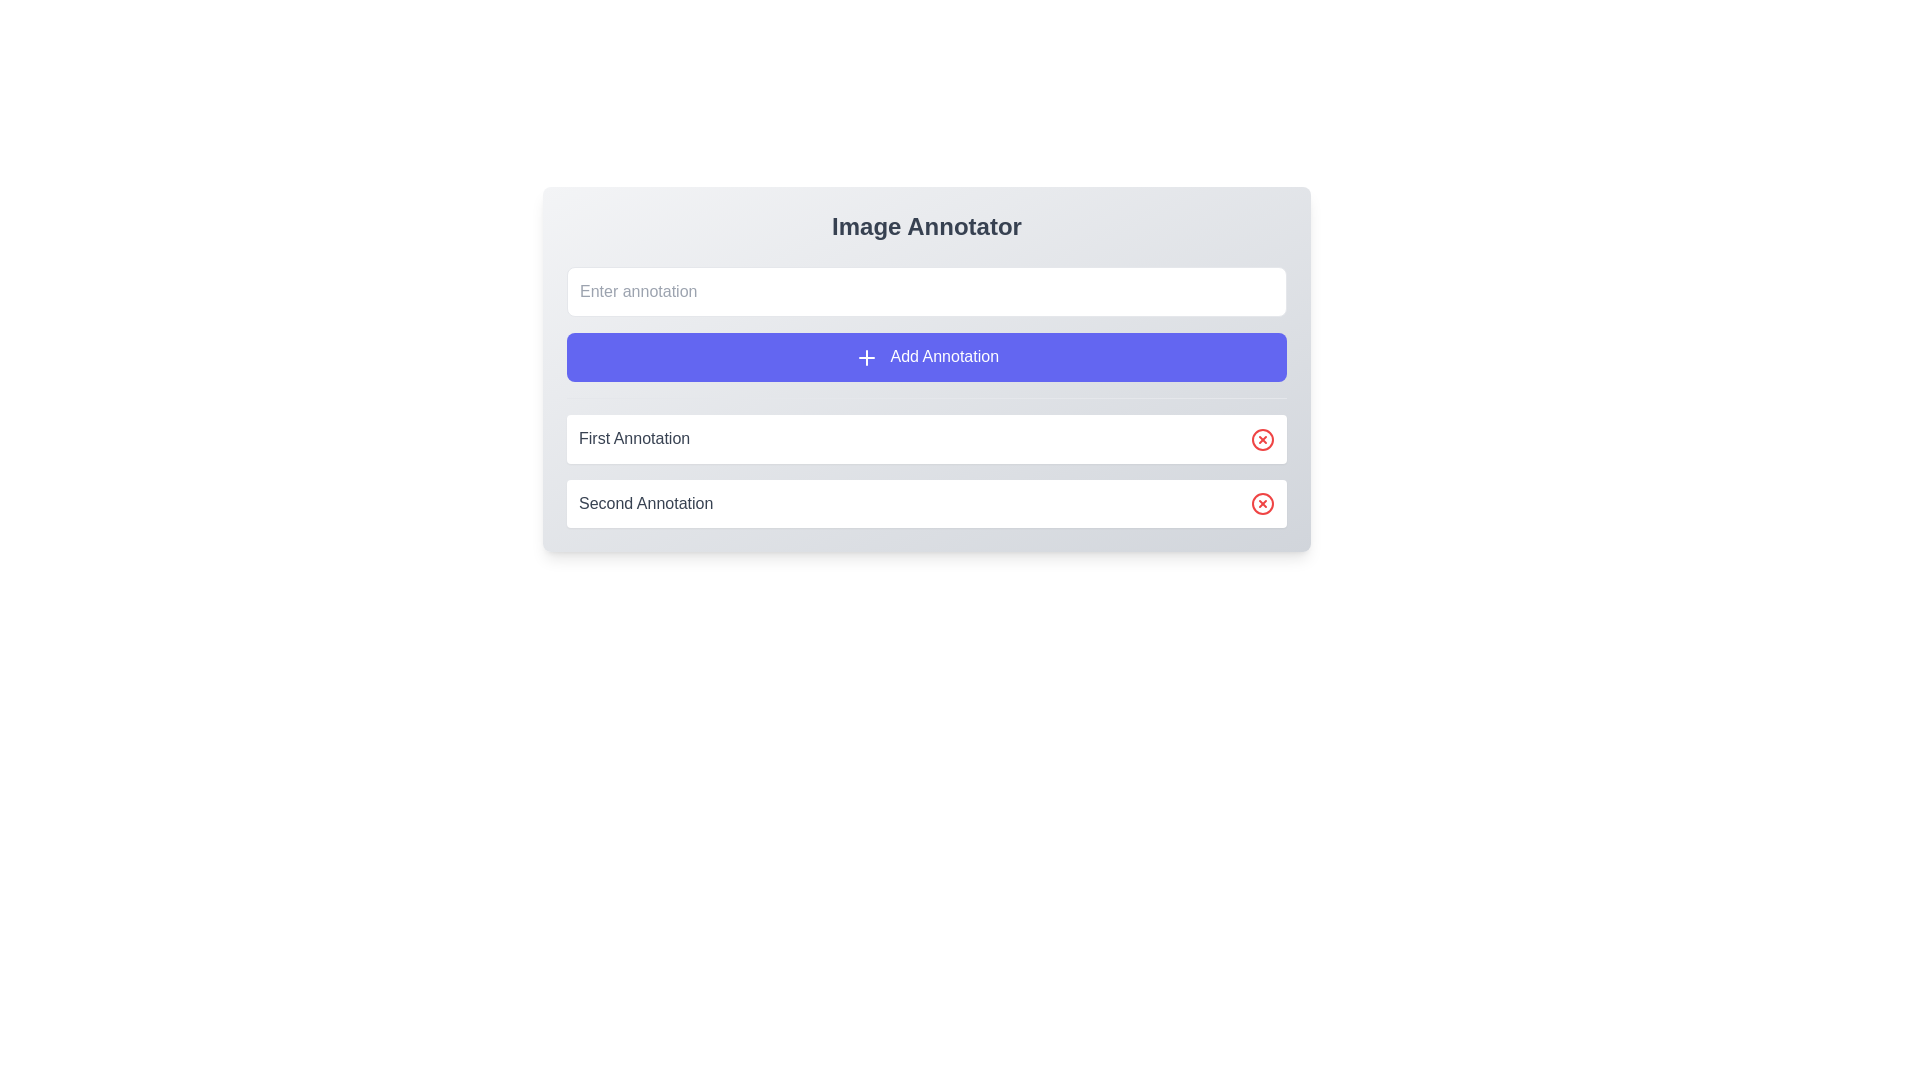 This screenshot has width=1920, height=1080. Describe the element at coordinates (925, 323) in the screenshot. I see `the 'Add Annotation' button, which has a gradient indigo background and white text` at that location.